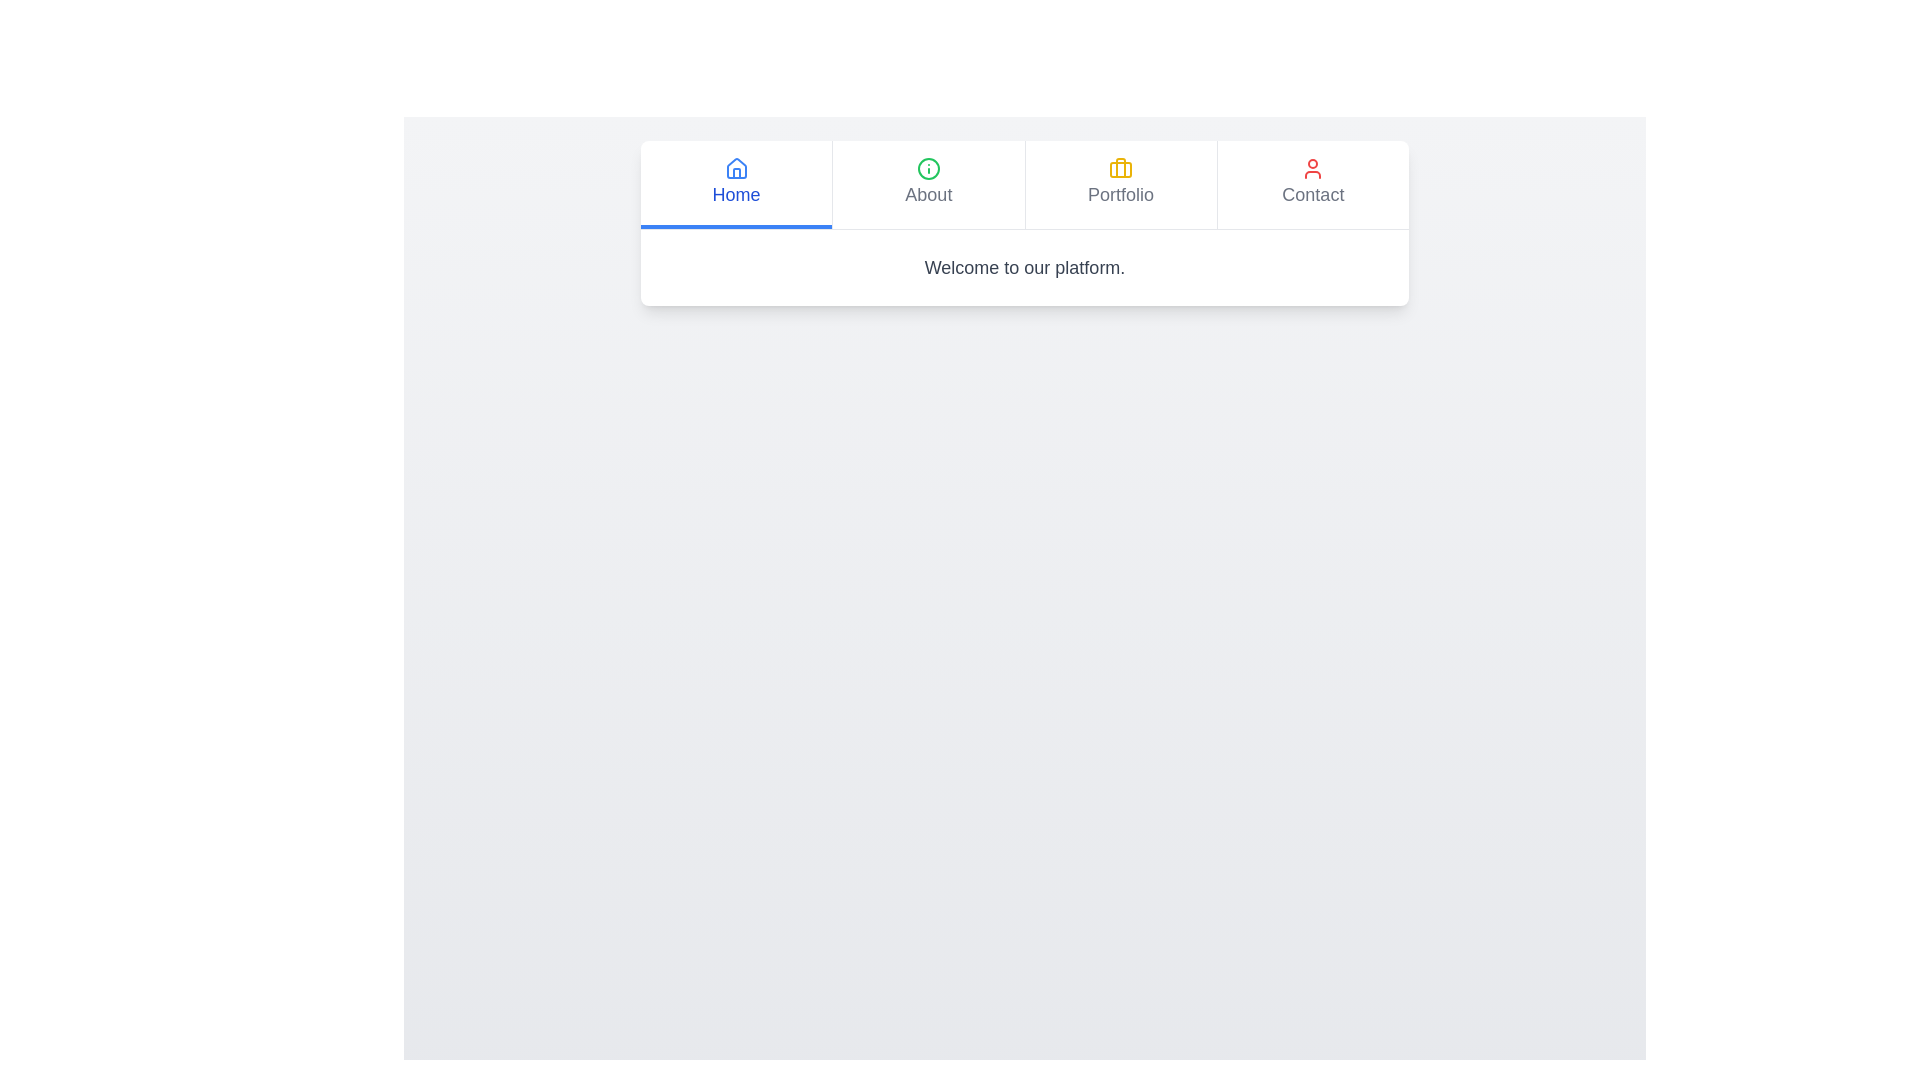  I want to click on the tab labeled 'Portfolio' to observe the visual feedback, so click(1120, 185).